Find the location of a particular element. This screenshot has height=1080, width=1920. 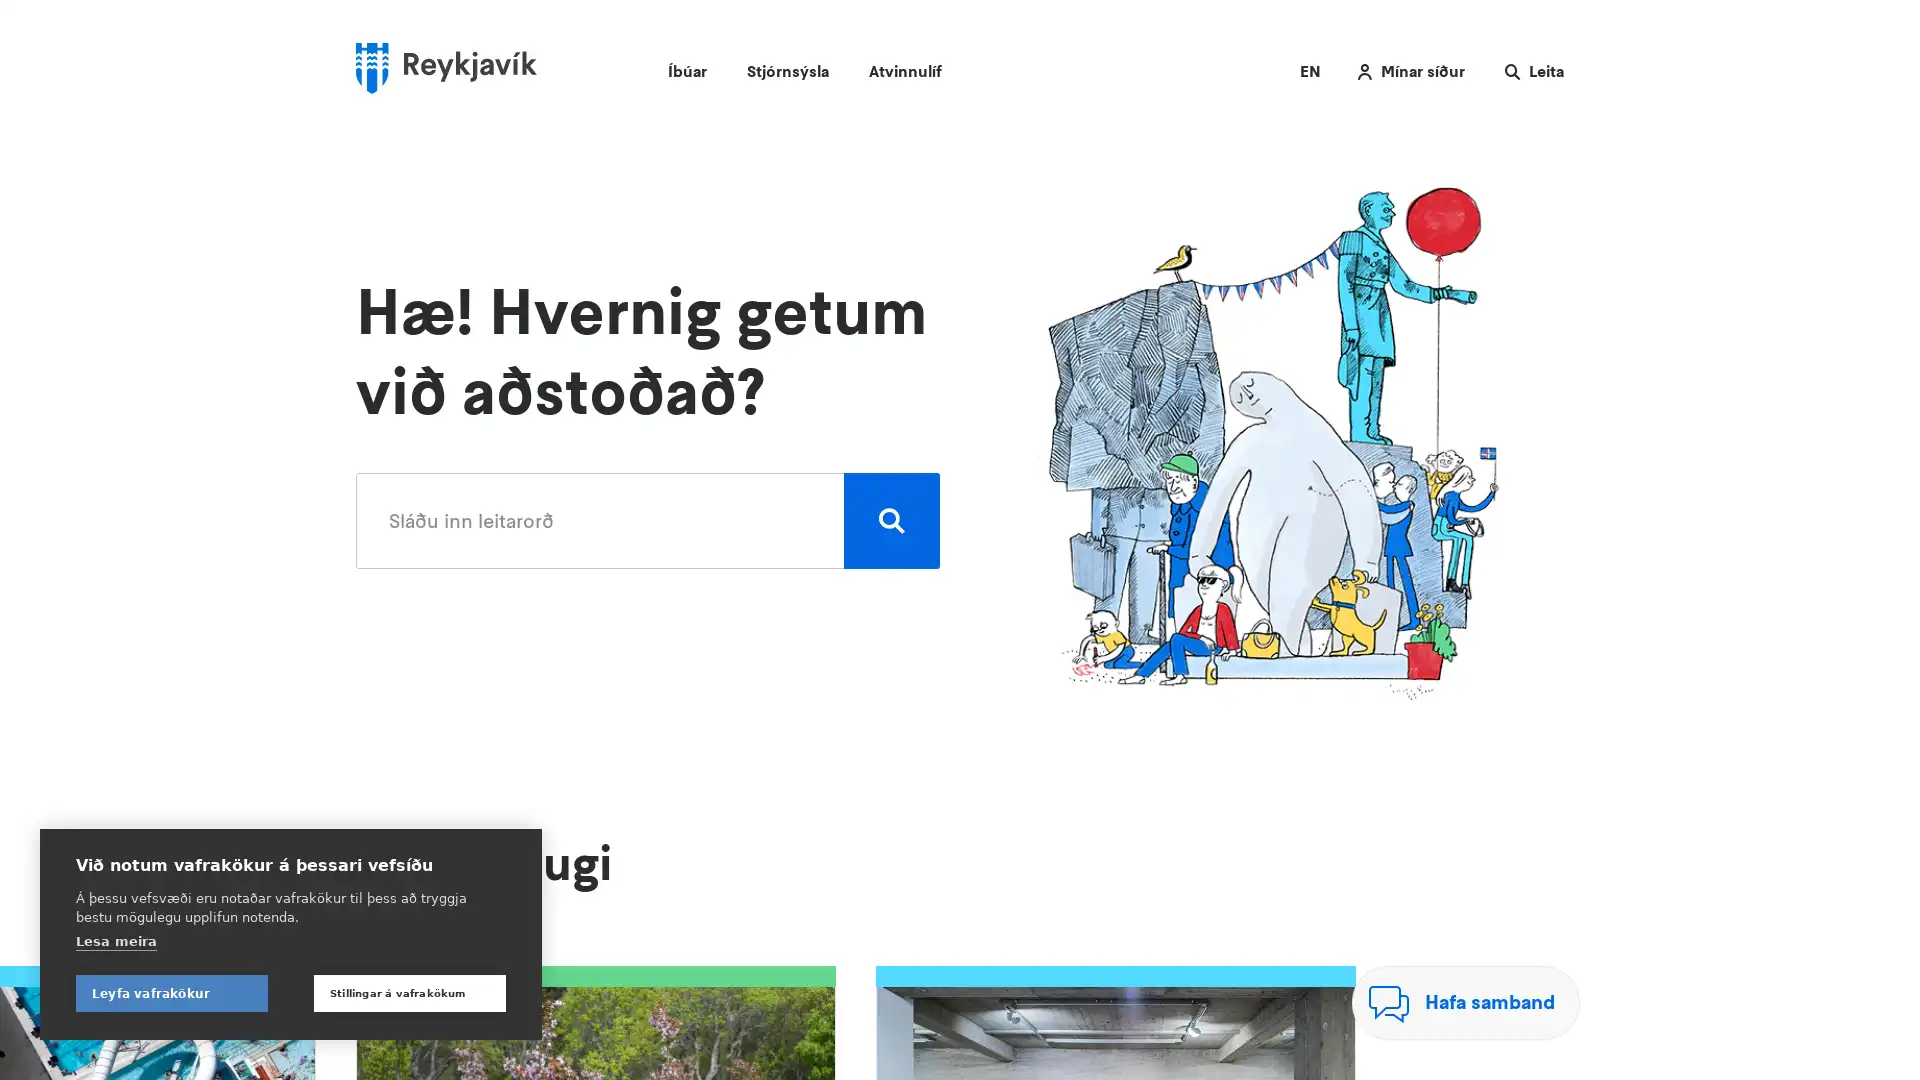

Ibuar is located at coordinates (687, 67).